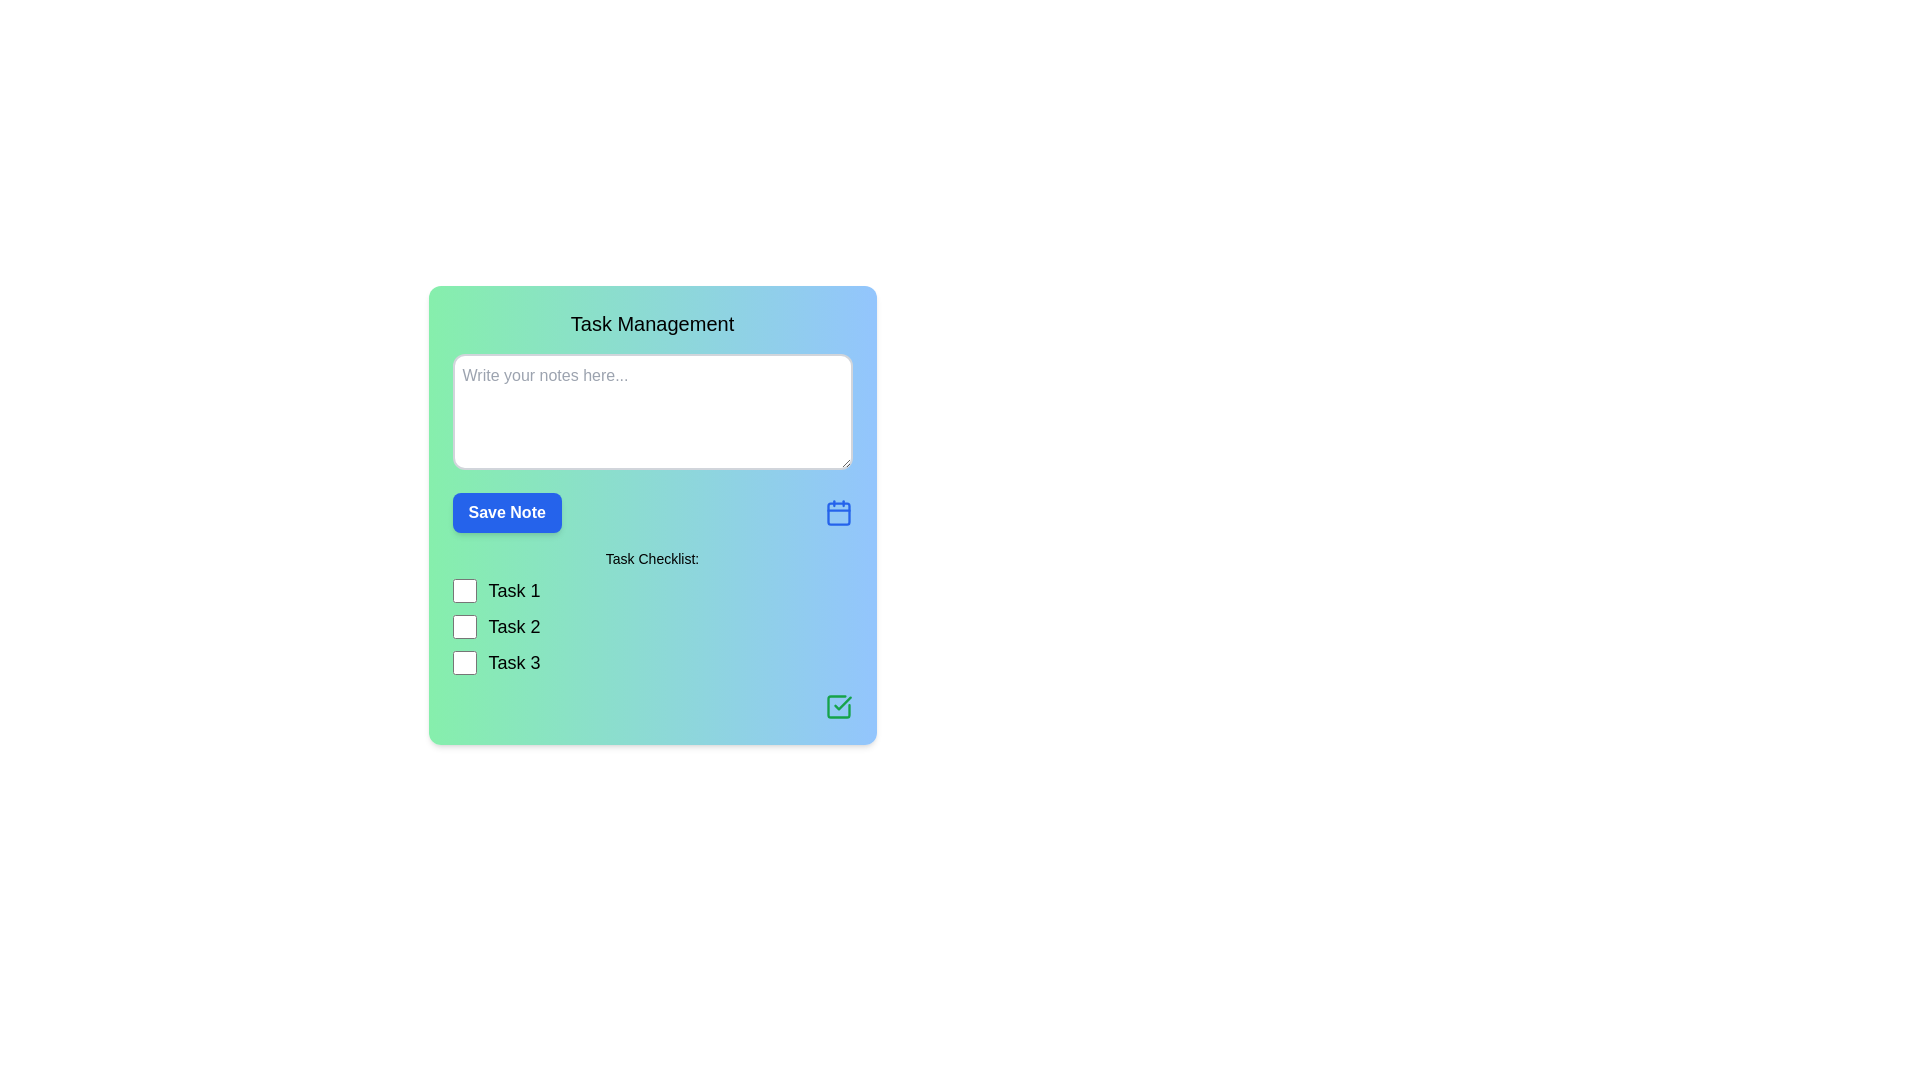 The image size is (1920, 1080). I want to click on the static text label reading 'Task 2', which is styled with a bold black font and positioned within a checklist interface, located to the right of a checkbox and between 'Task 1' and 'Task 3', so click(514, 626).